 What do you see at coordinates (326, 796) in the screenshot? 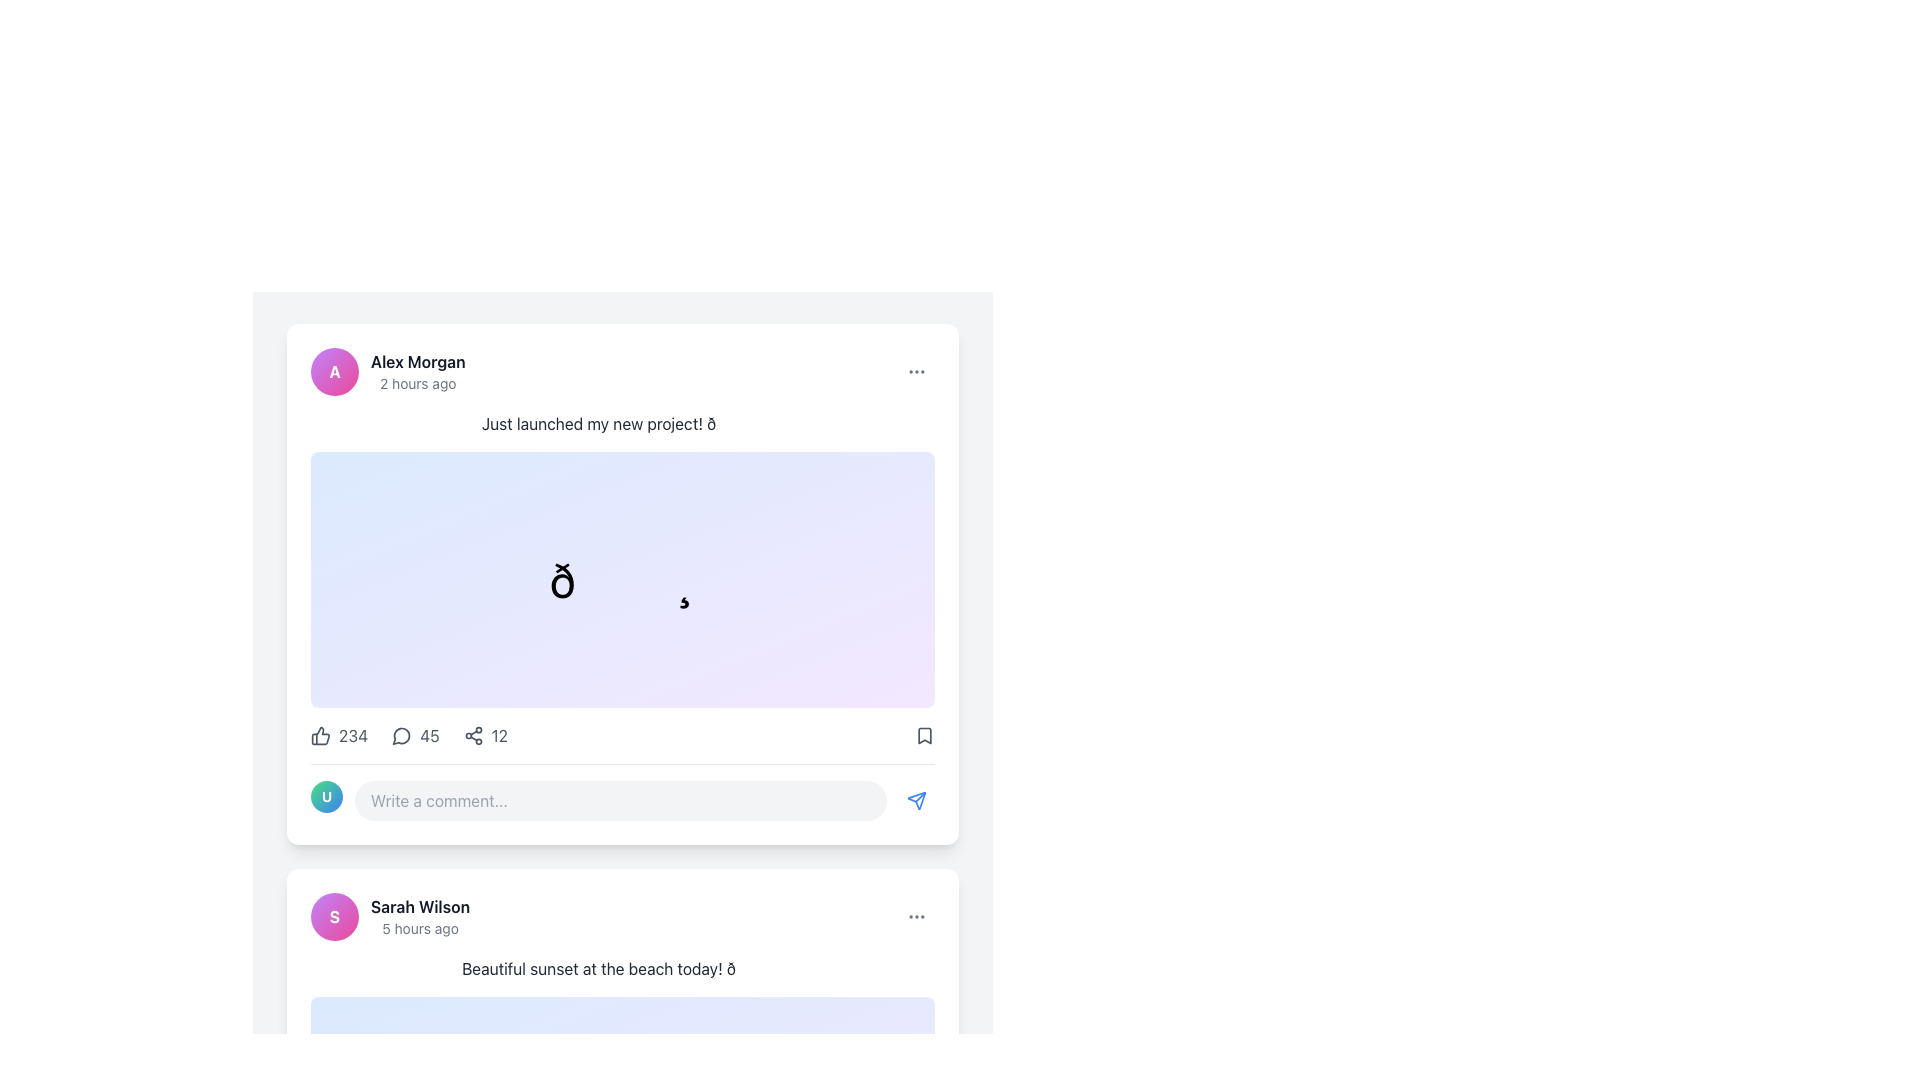
I see `the Badge displaying a rounded shape with a gradient background transitioning from green to blue and containing a white letter 'U' in bold, located in the bottom left of a comment section` at bounding box center [326, 796].